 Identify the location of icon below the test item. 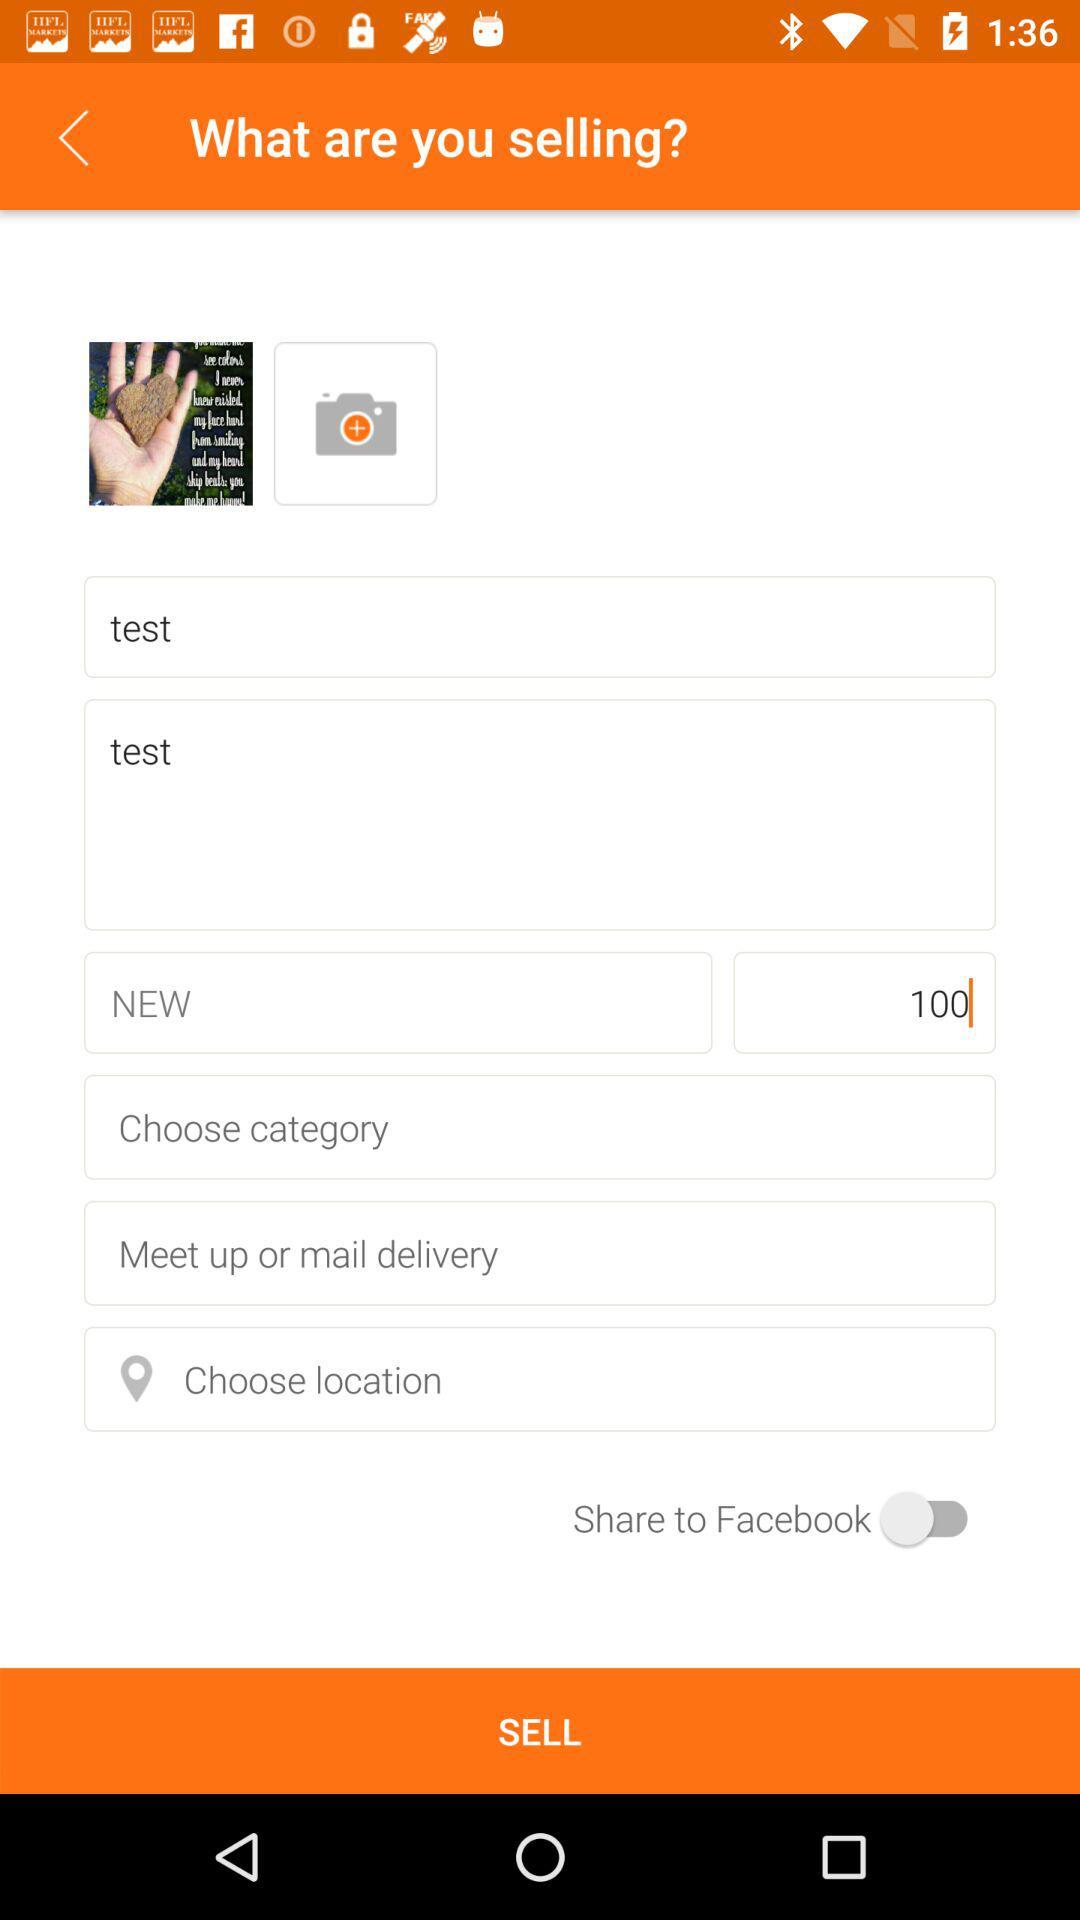
(863, 1002).